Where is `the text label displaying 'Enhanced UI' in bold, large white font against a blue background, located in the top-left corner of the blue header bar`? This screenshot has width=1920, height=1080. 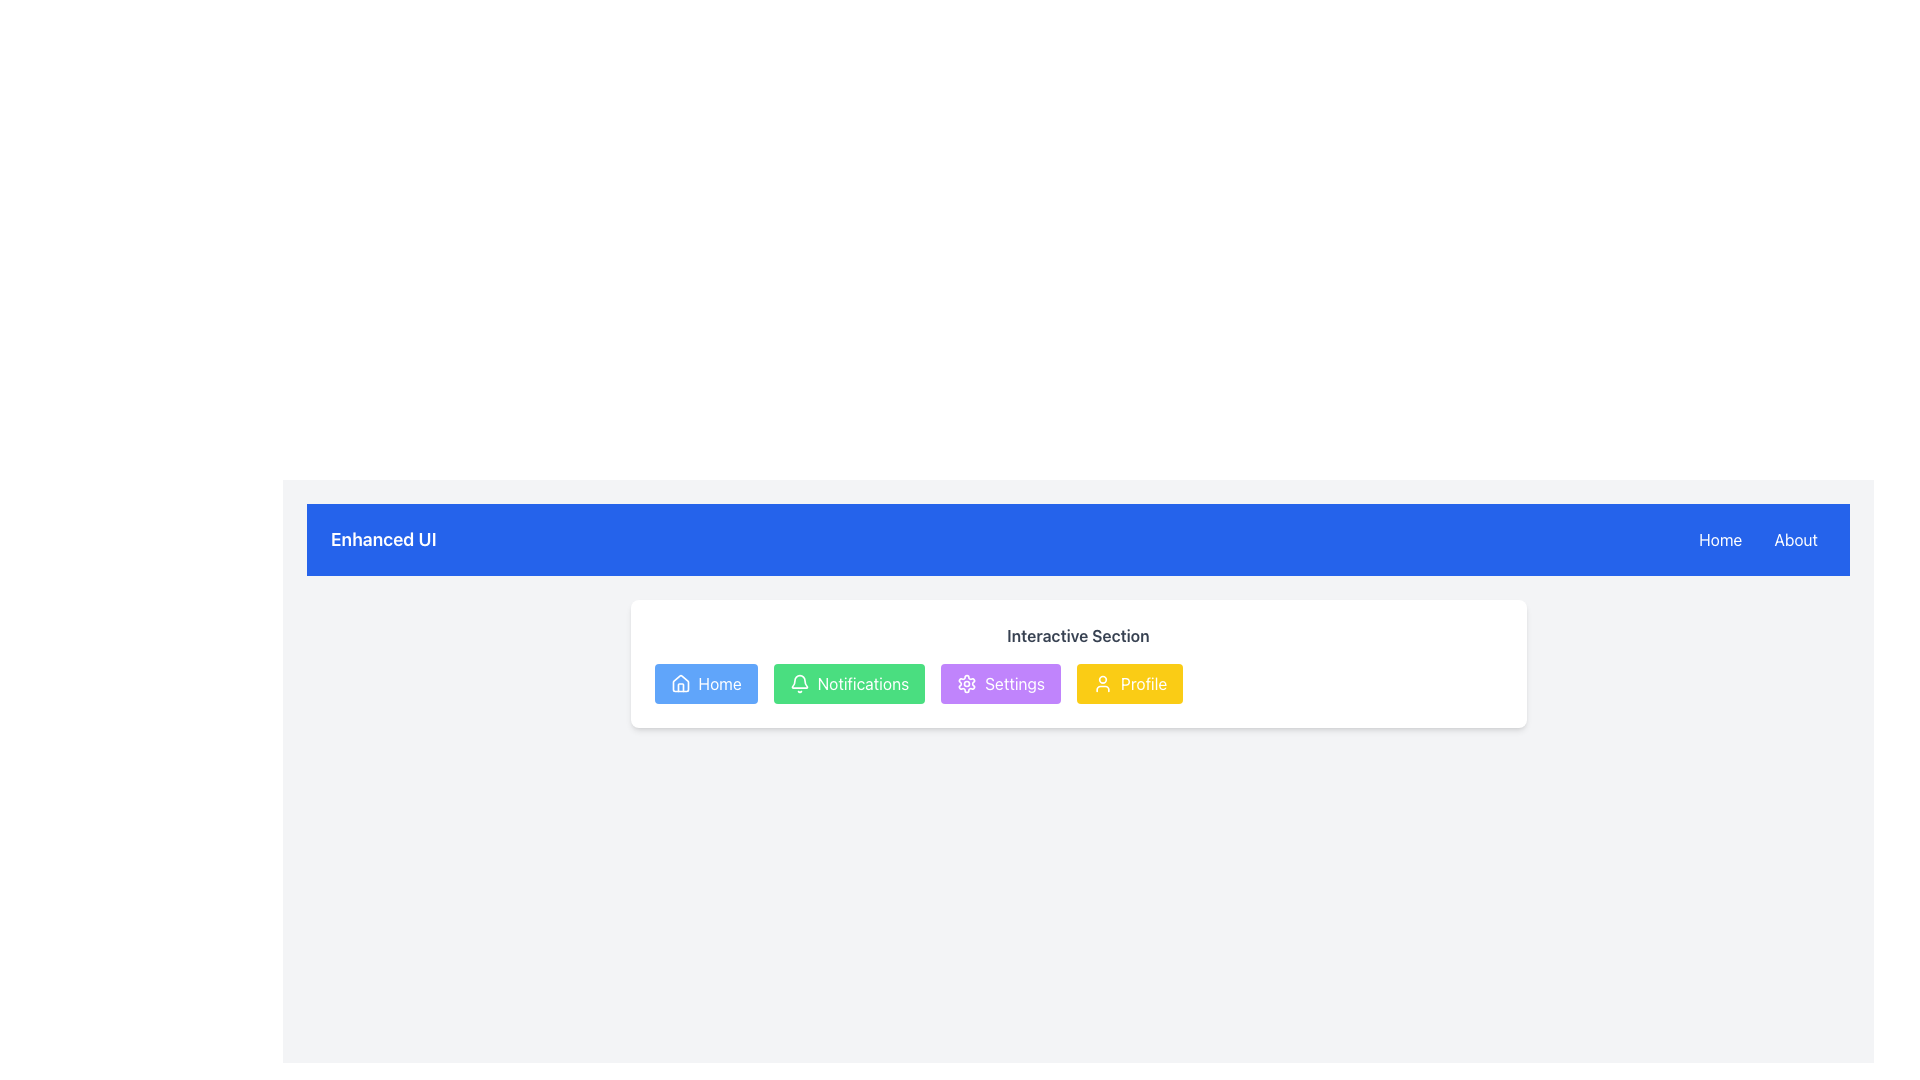 the text label displaying 'Enhanced UI' in bold, large white font against a blue background, located in the top-left corner of the blue header bar is located at coordinates (383, 540).